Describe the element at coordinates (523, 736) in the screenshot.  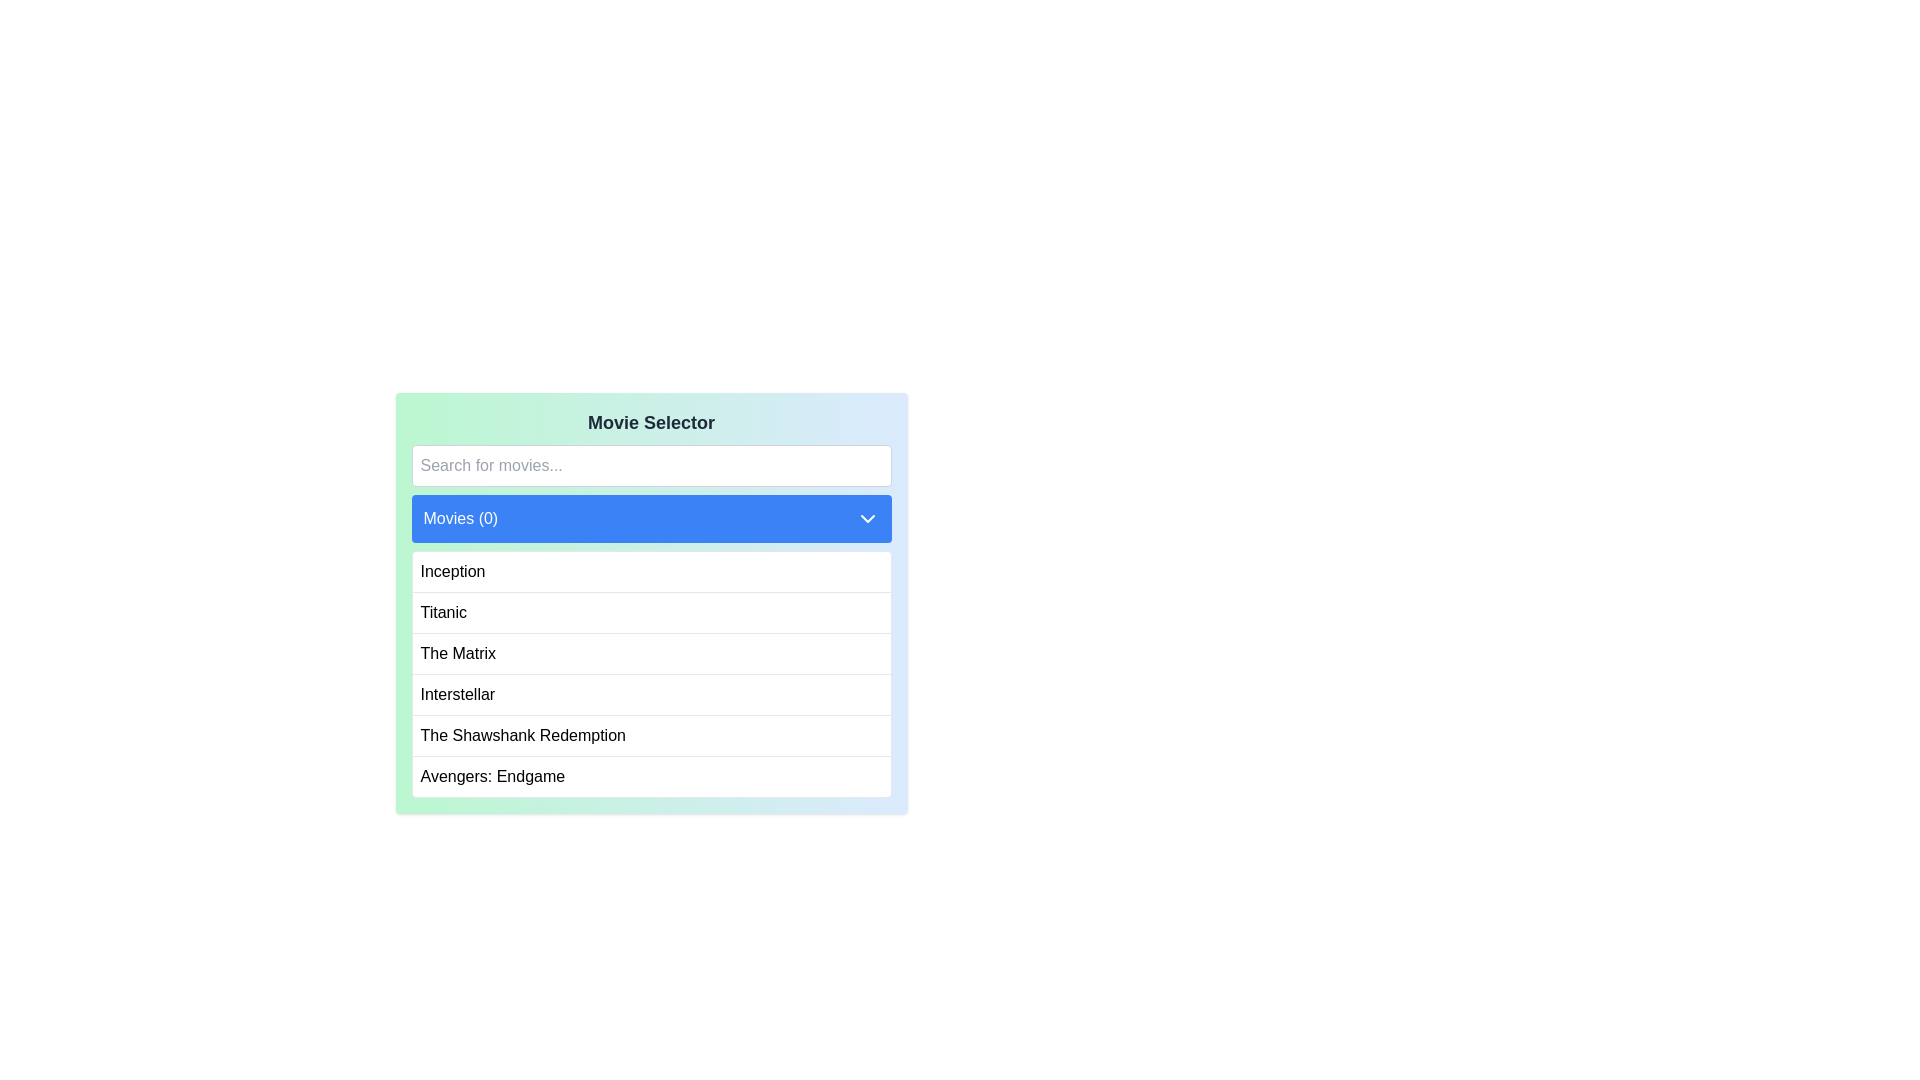
I see `the fifth item in the dropdown list` at that location.